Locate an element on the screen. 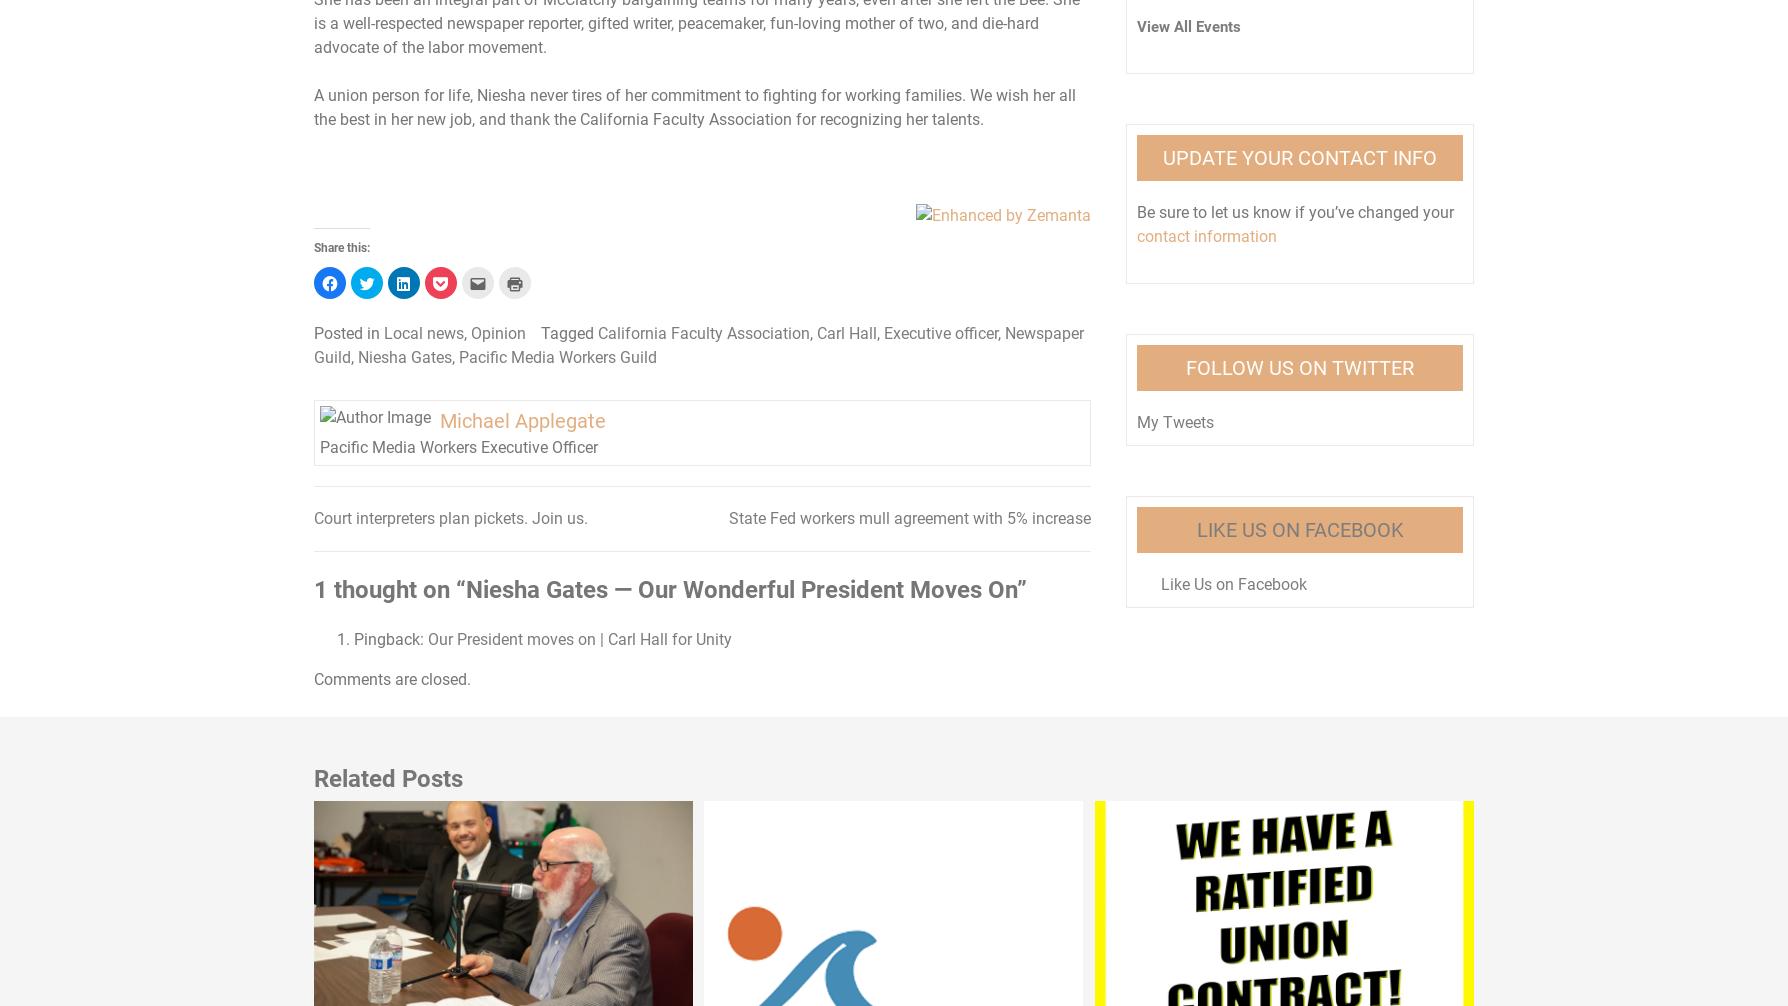  'Follow Us on Twitter' is located at coordinates (1299, 365).